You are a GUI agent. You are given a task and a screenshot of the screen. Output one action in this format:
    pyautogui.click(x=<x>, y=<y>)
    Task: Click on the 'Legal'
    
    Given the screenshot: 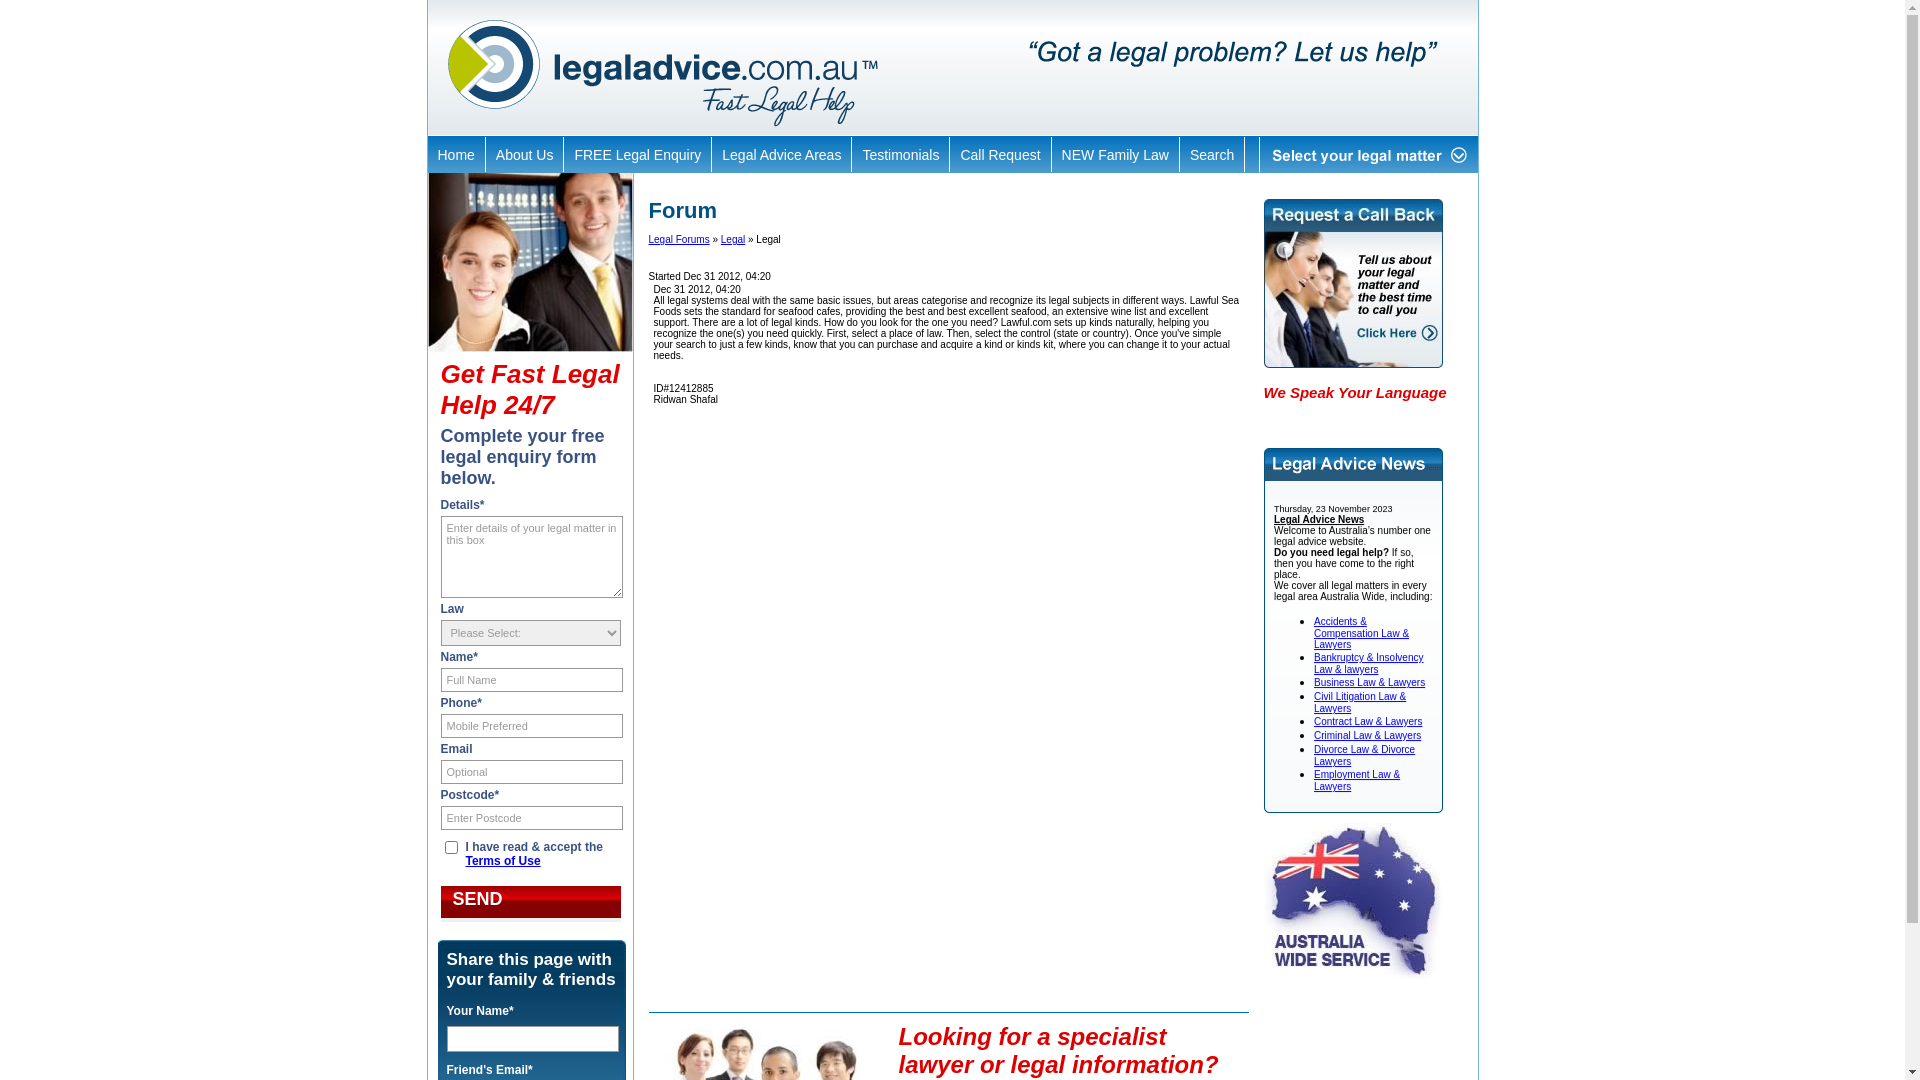 What is the action you would take?
    pyautogui.click(x=732, y=238)
    